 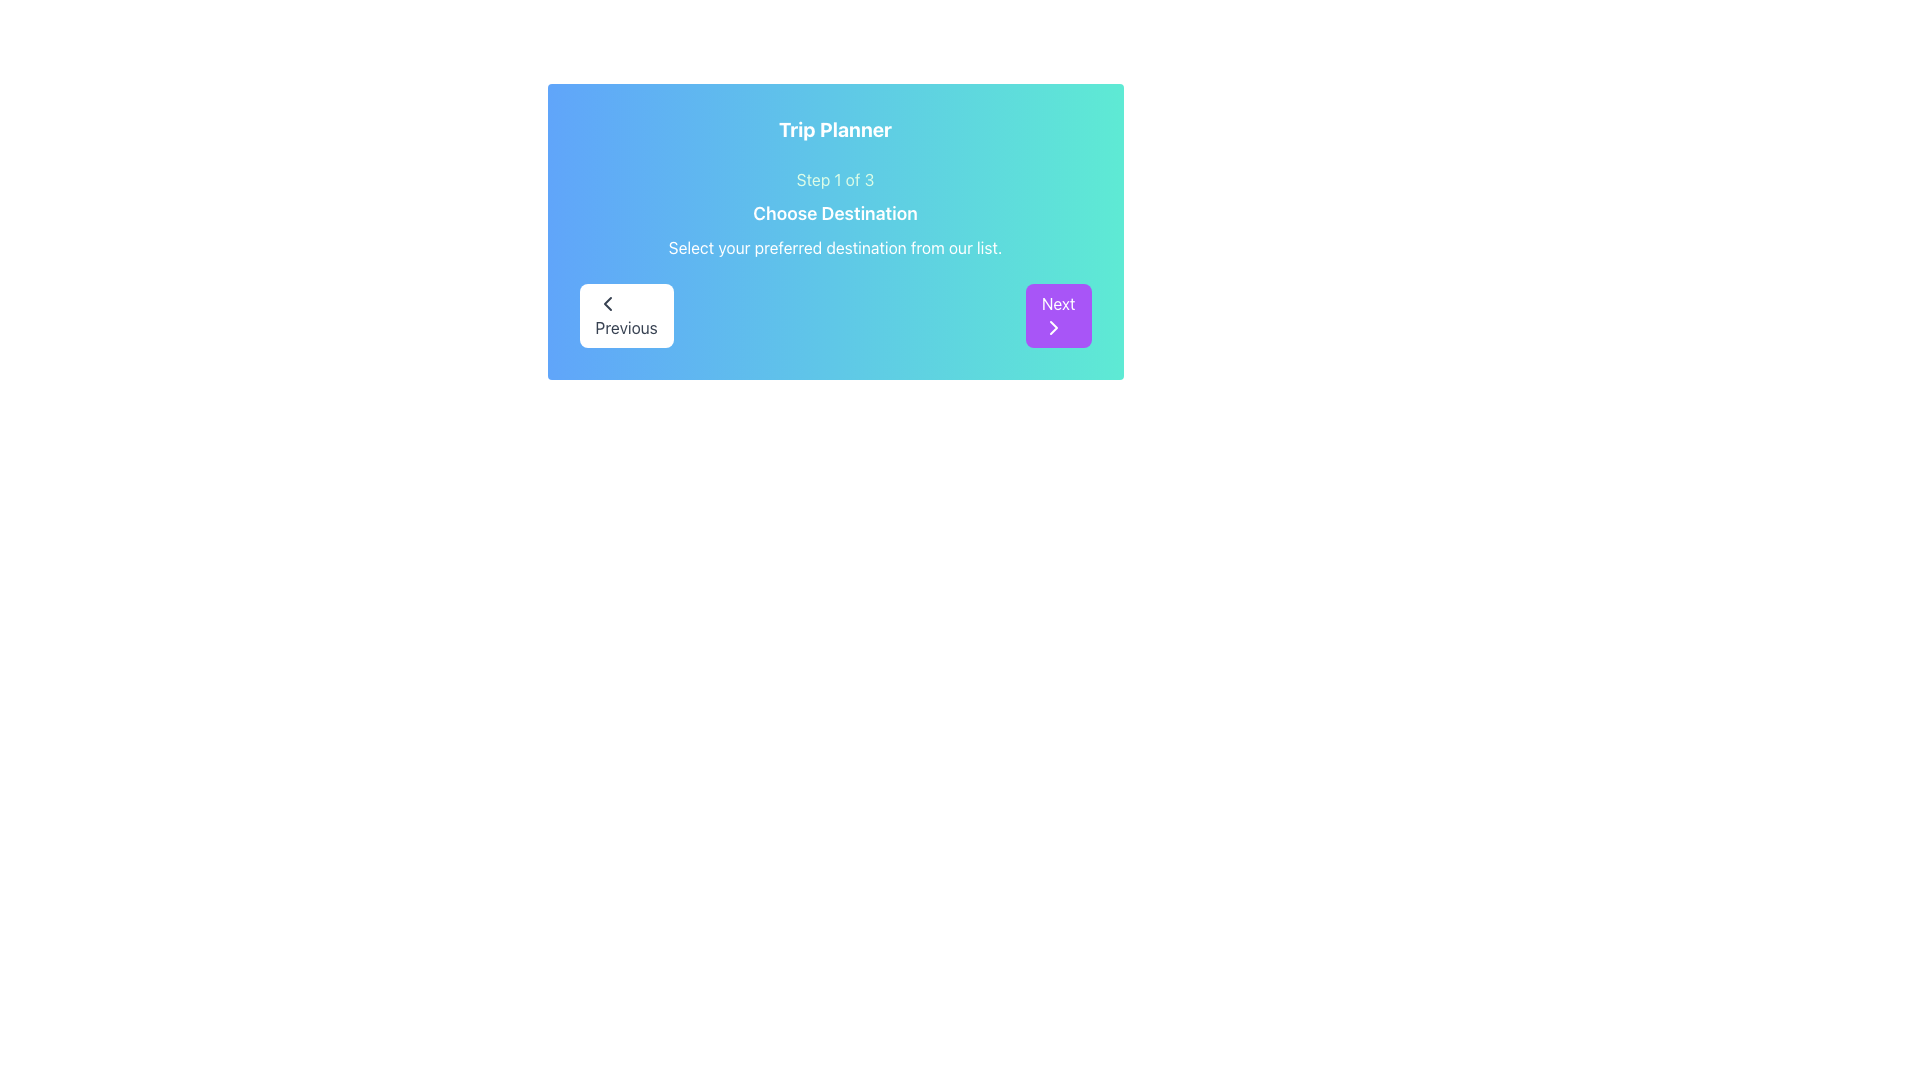 What do you see at coordinates (1052, 326) in the screenshot?
I see `the Chevron arrow graphic within the 'Next' button` at bounding box center [1052, 326].